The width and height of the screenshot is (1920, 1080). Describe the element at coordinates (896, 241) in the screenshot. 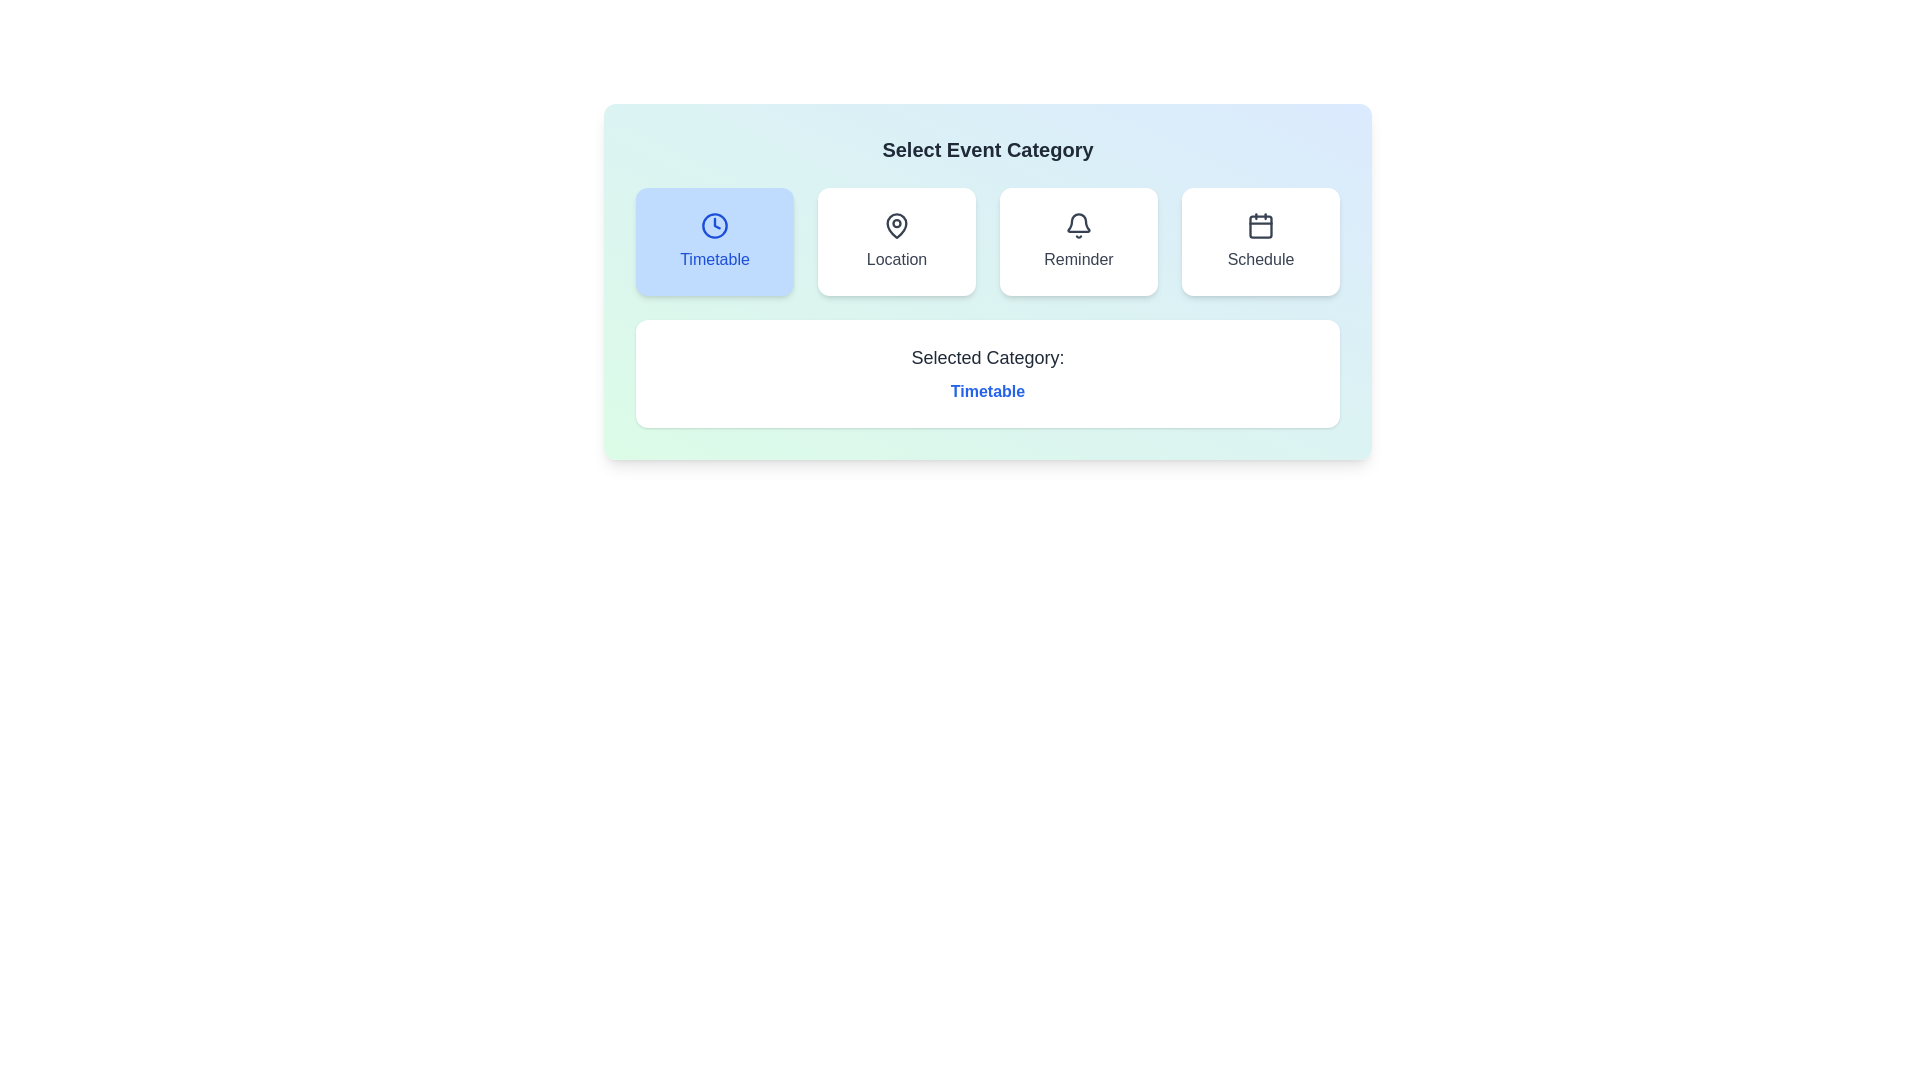

I see `the event category Location by clicking on its respective button` at that location.